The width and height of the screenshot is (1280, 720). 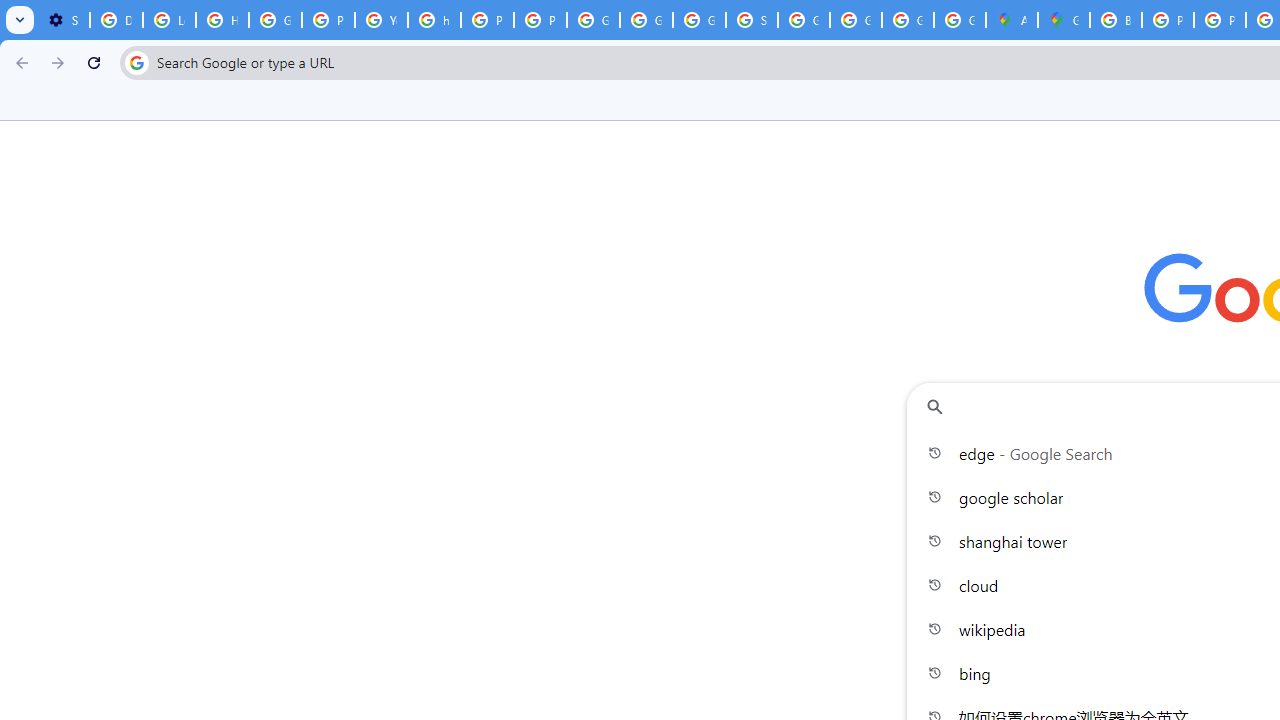 What do you see at coordinates (274, 20) in the screenshot?
I see `'Google Account Help'` at bounding box center [274, 20].